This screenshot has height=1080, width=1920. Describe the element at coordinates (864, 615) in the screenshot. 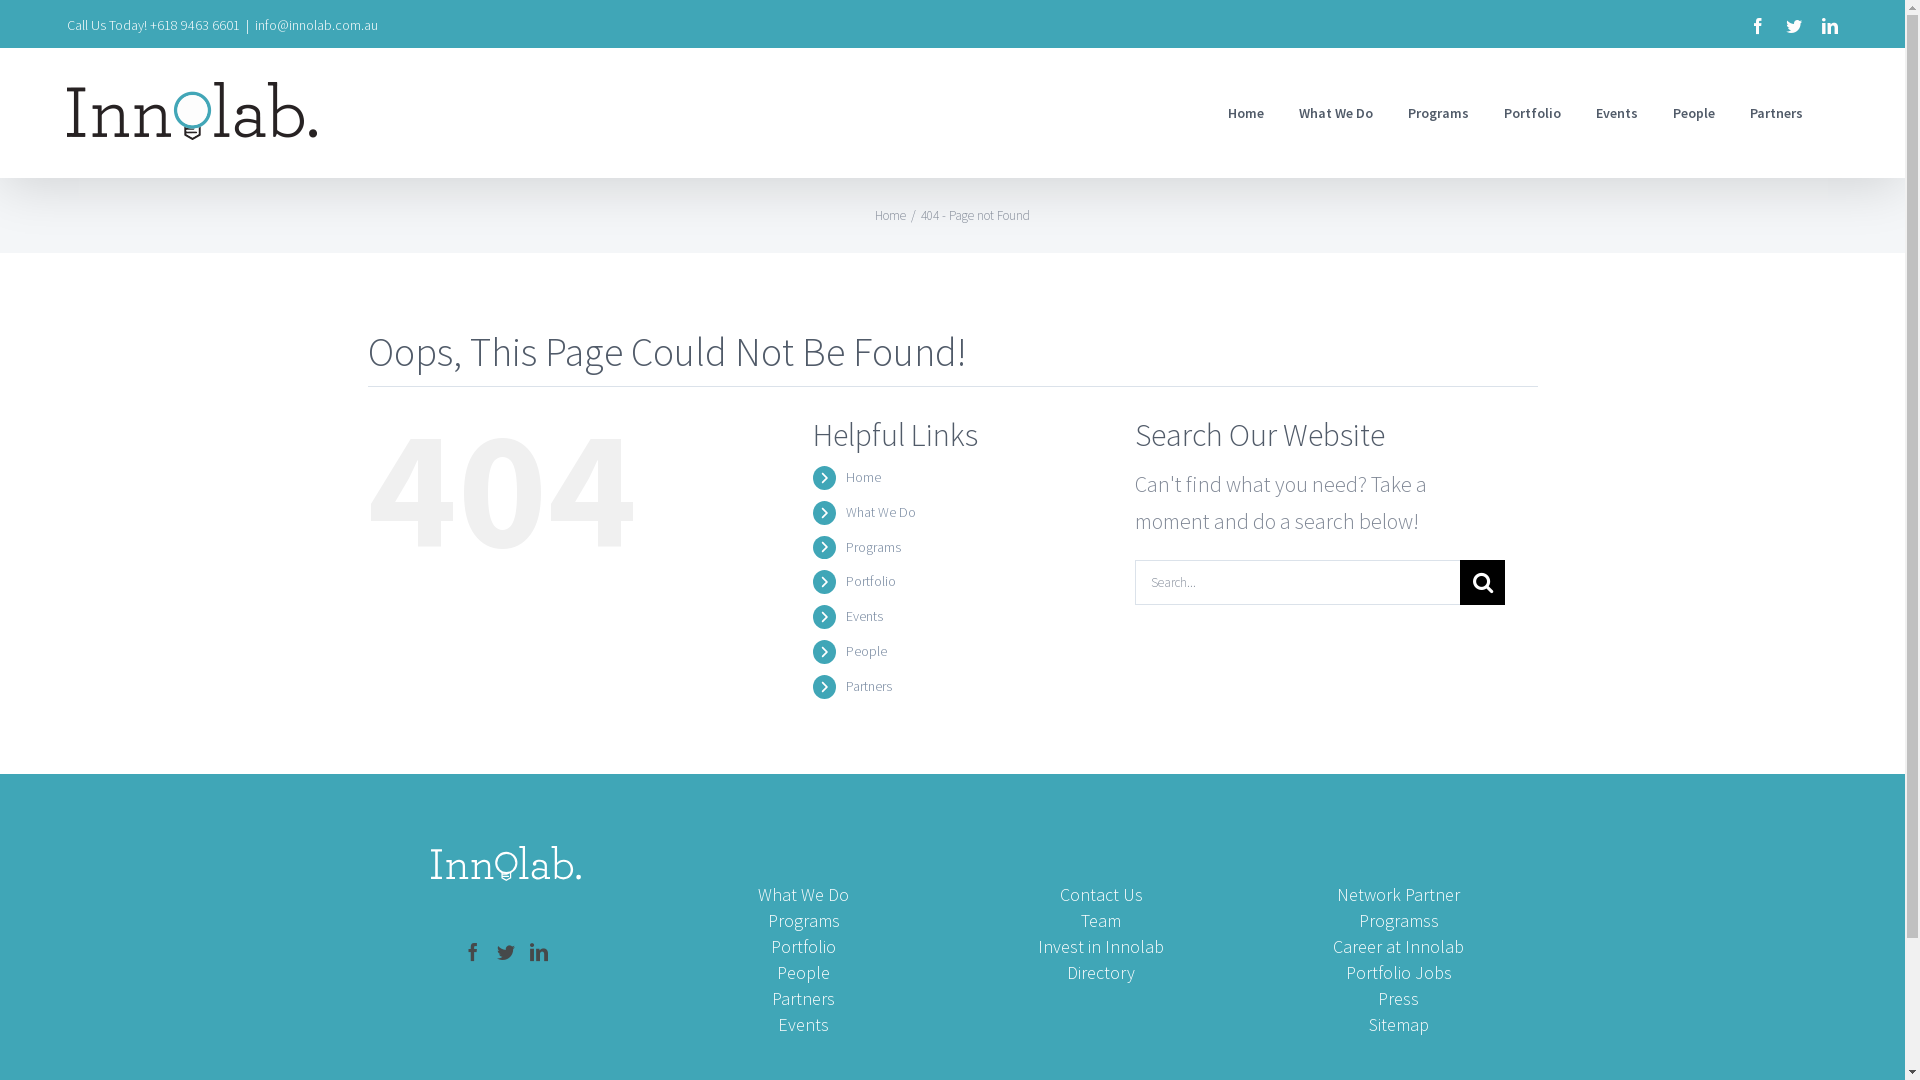

I see `'Events'` at that location.